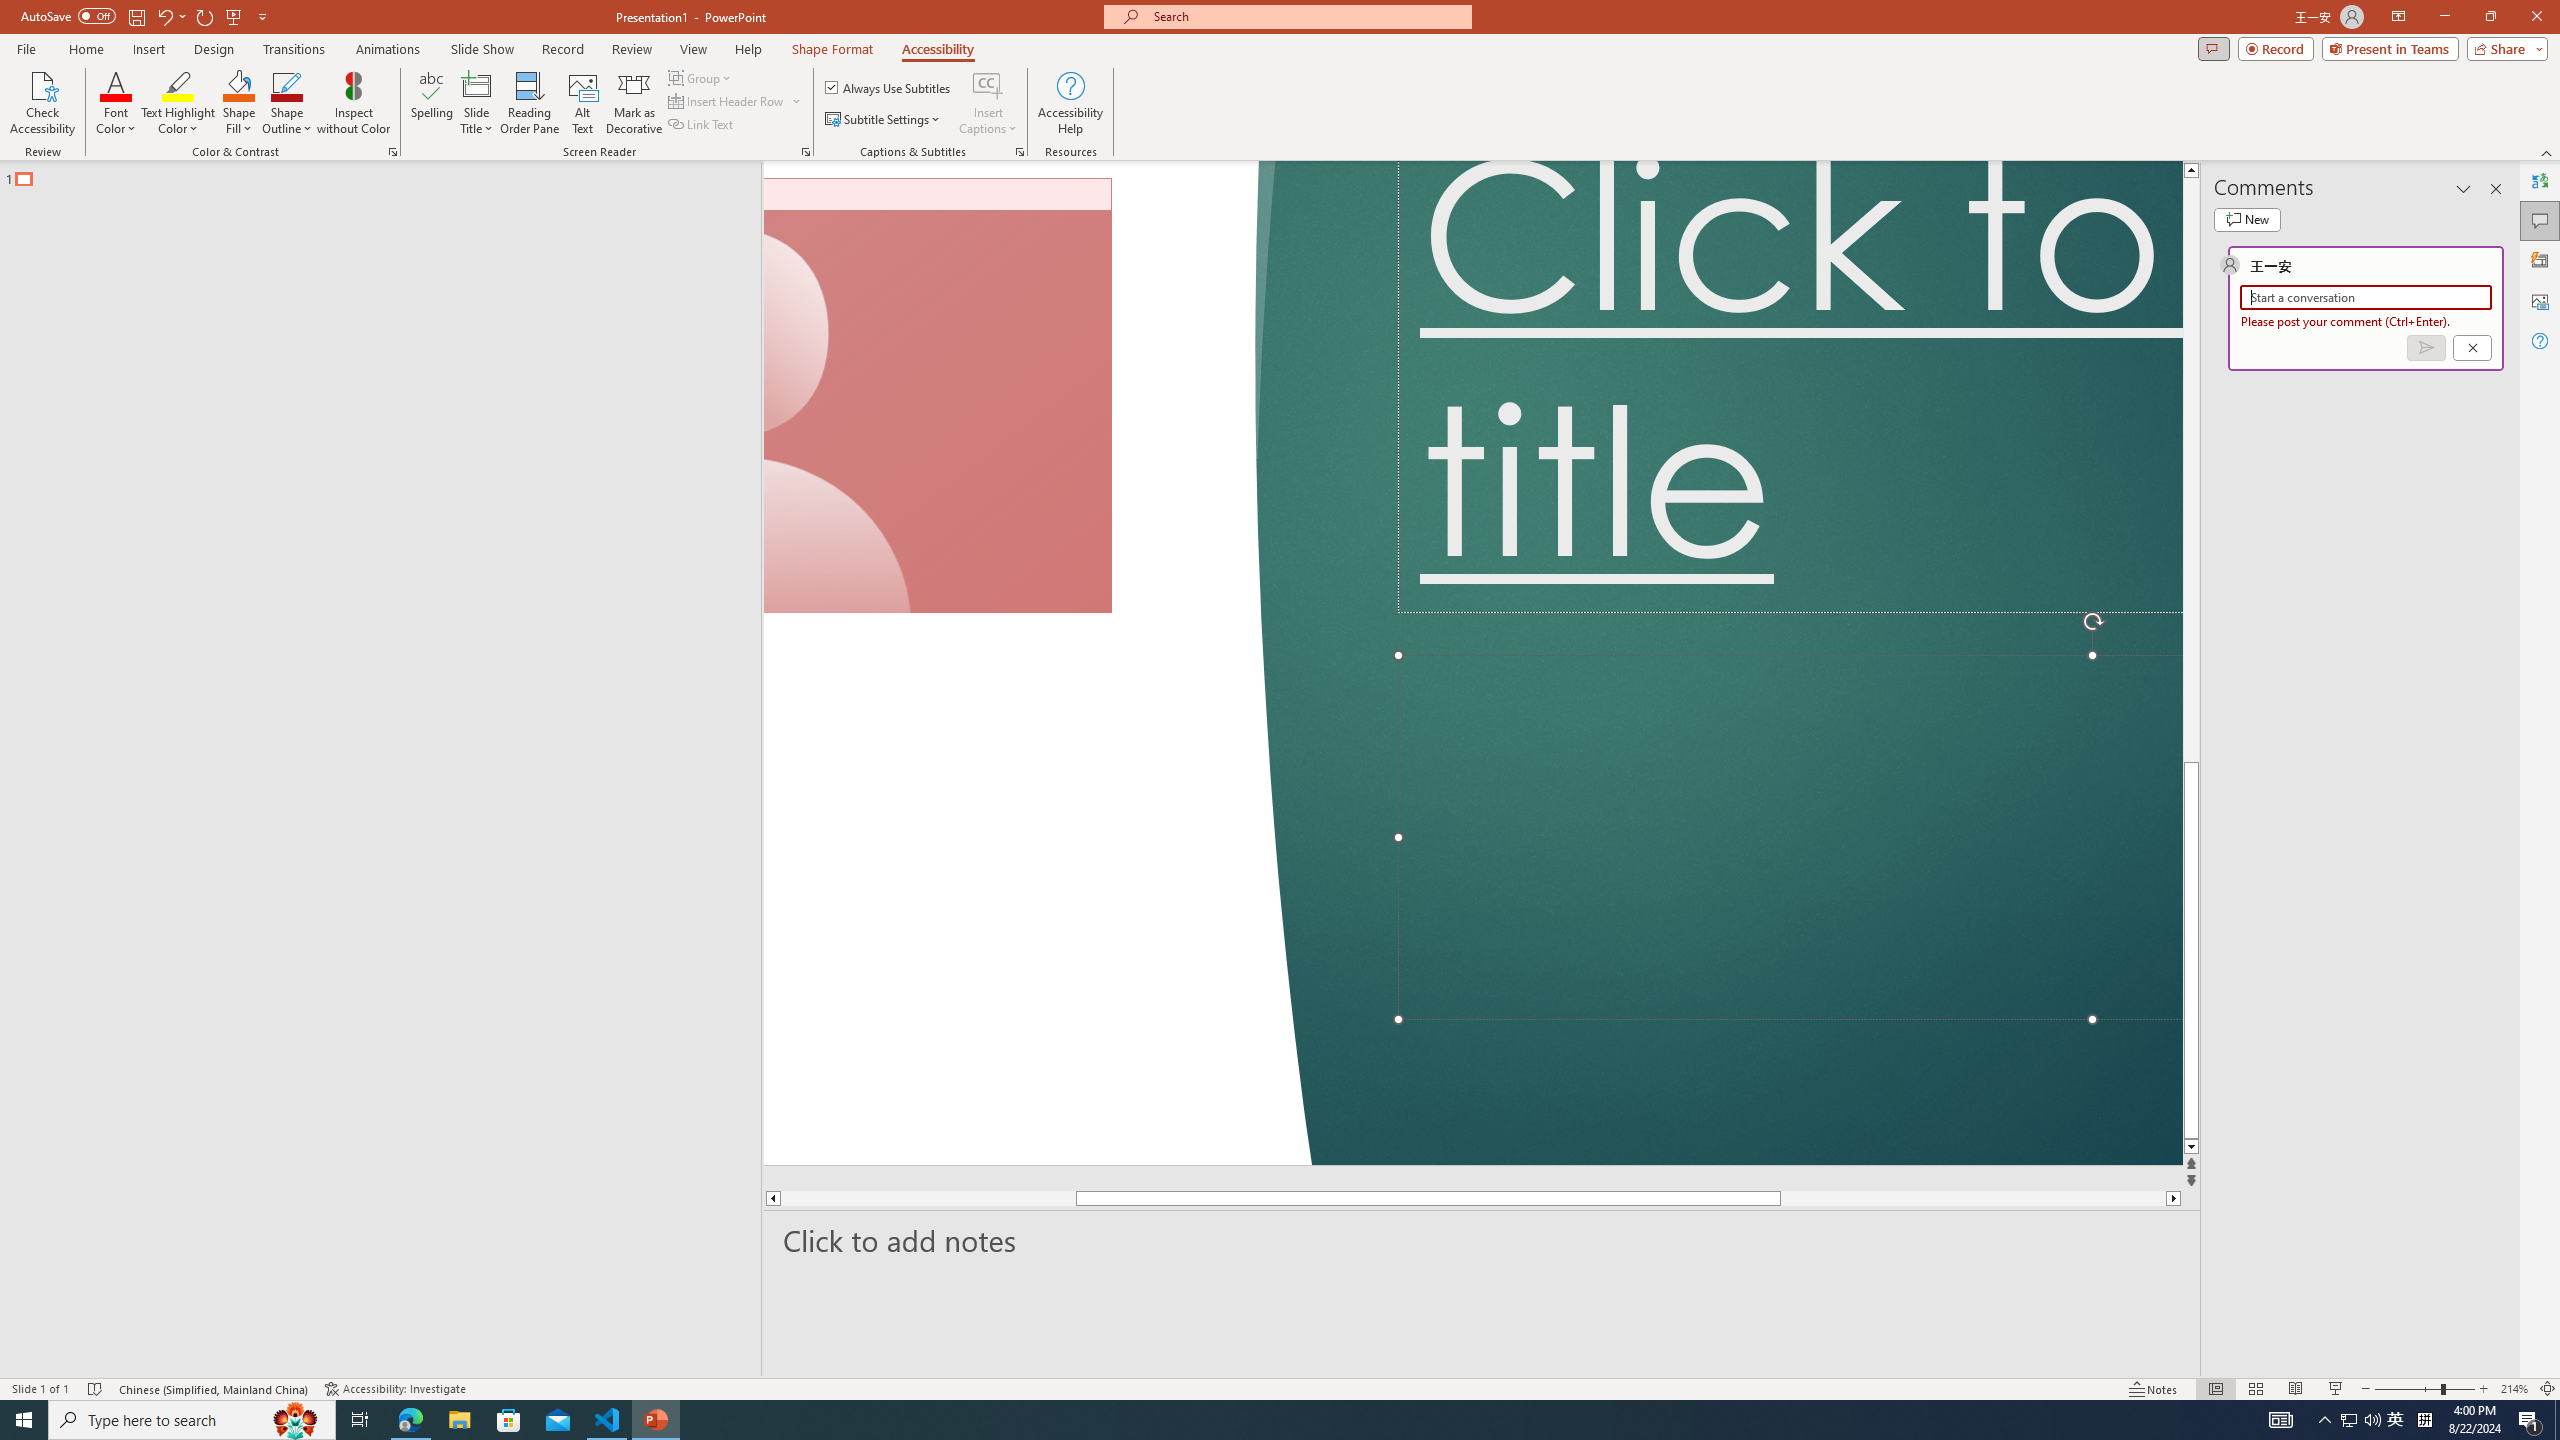 The image size is (2560, 1440). I want to click on 'Cancel', so click(2470, 348).